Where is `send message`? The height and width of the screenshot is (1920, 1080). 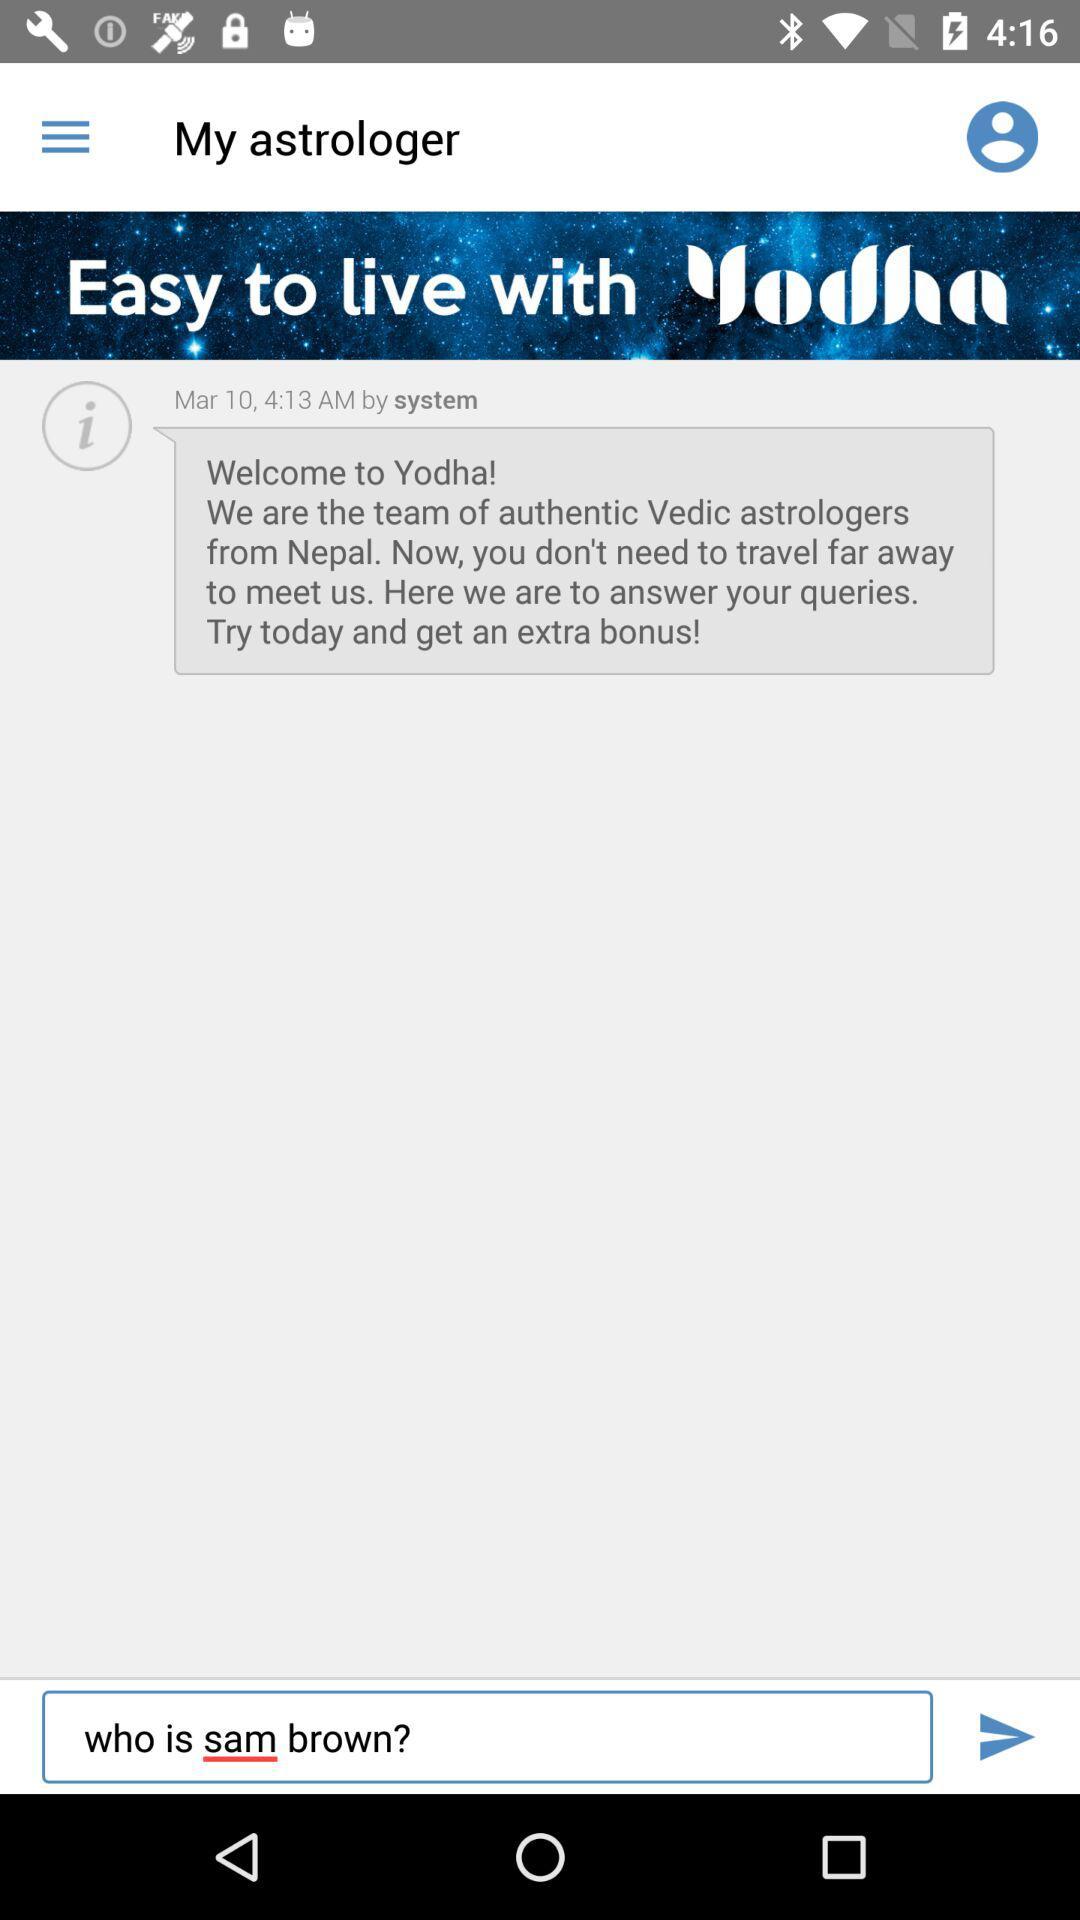 send message is located at coordinates (1006, 1736).